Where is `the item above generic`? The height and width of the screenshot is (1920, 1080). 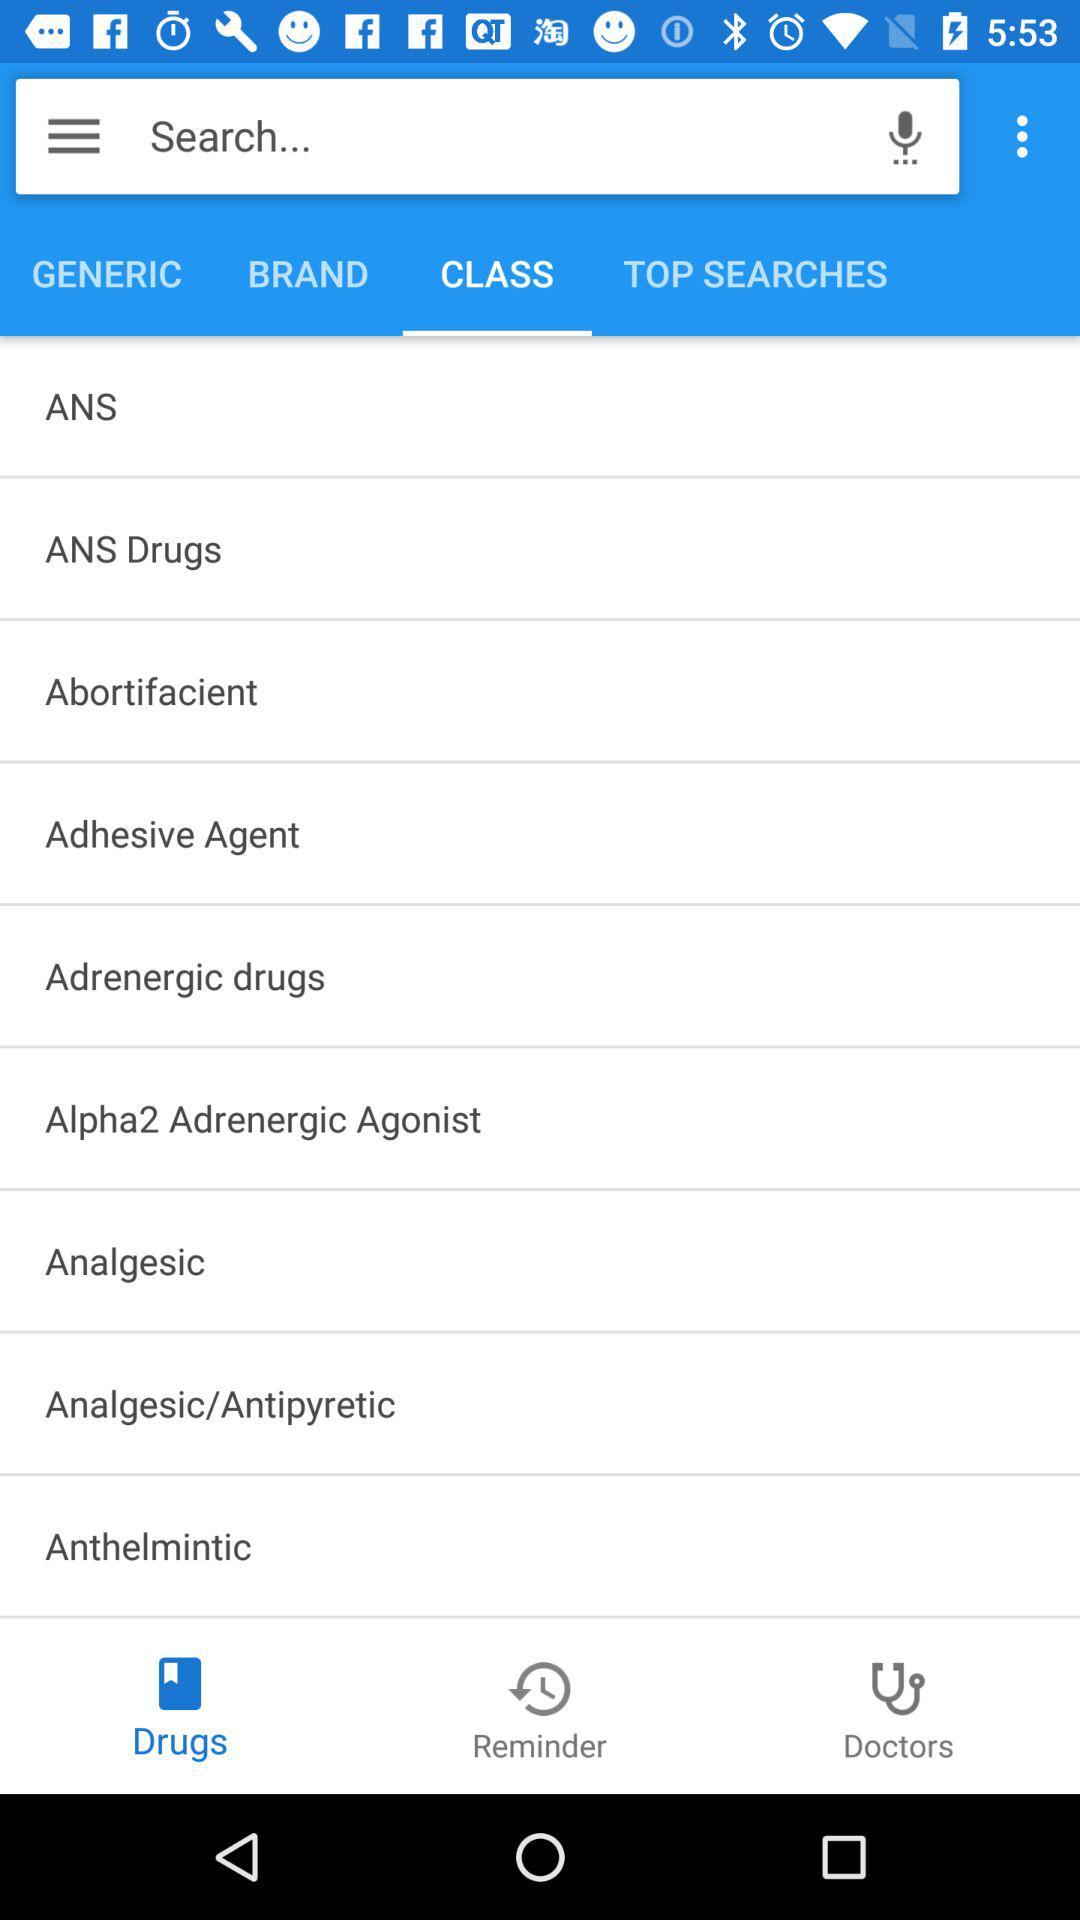
the item above generic is located at coordinates (504, 135).